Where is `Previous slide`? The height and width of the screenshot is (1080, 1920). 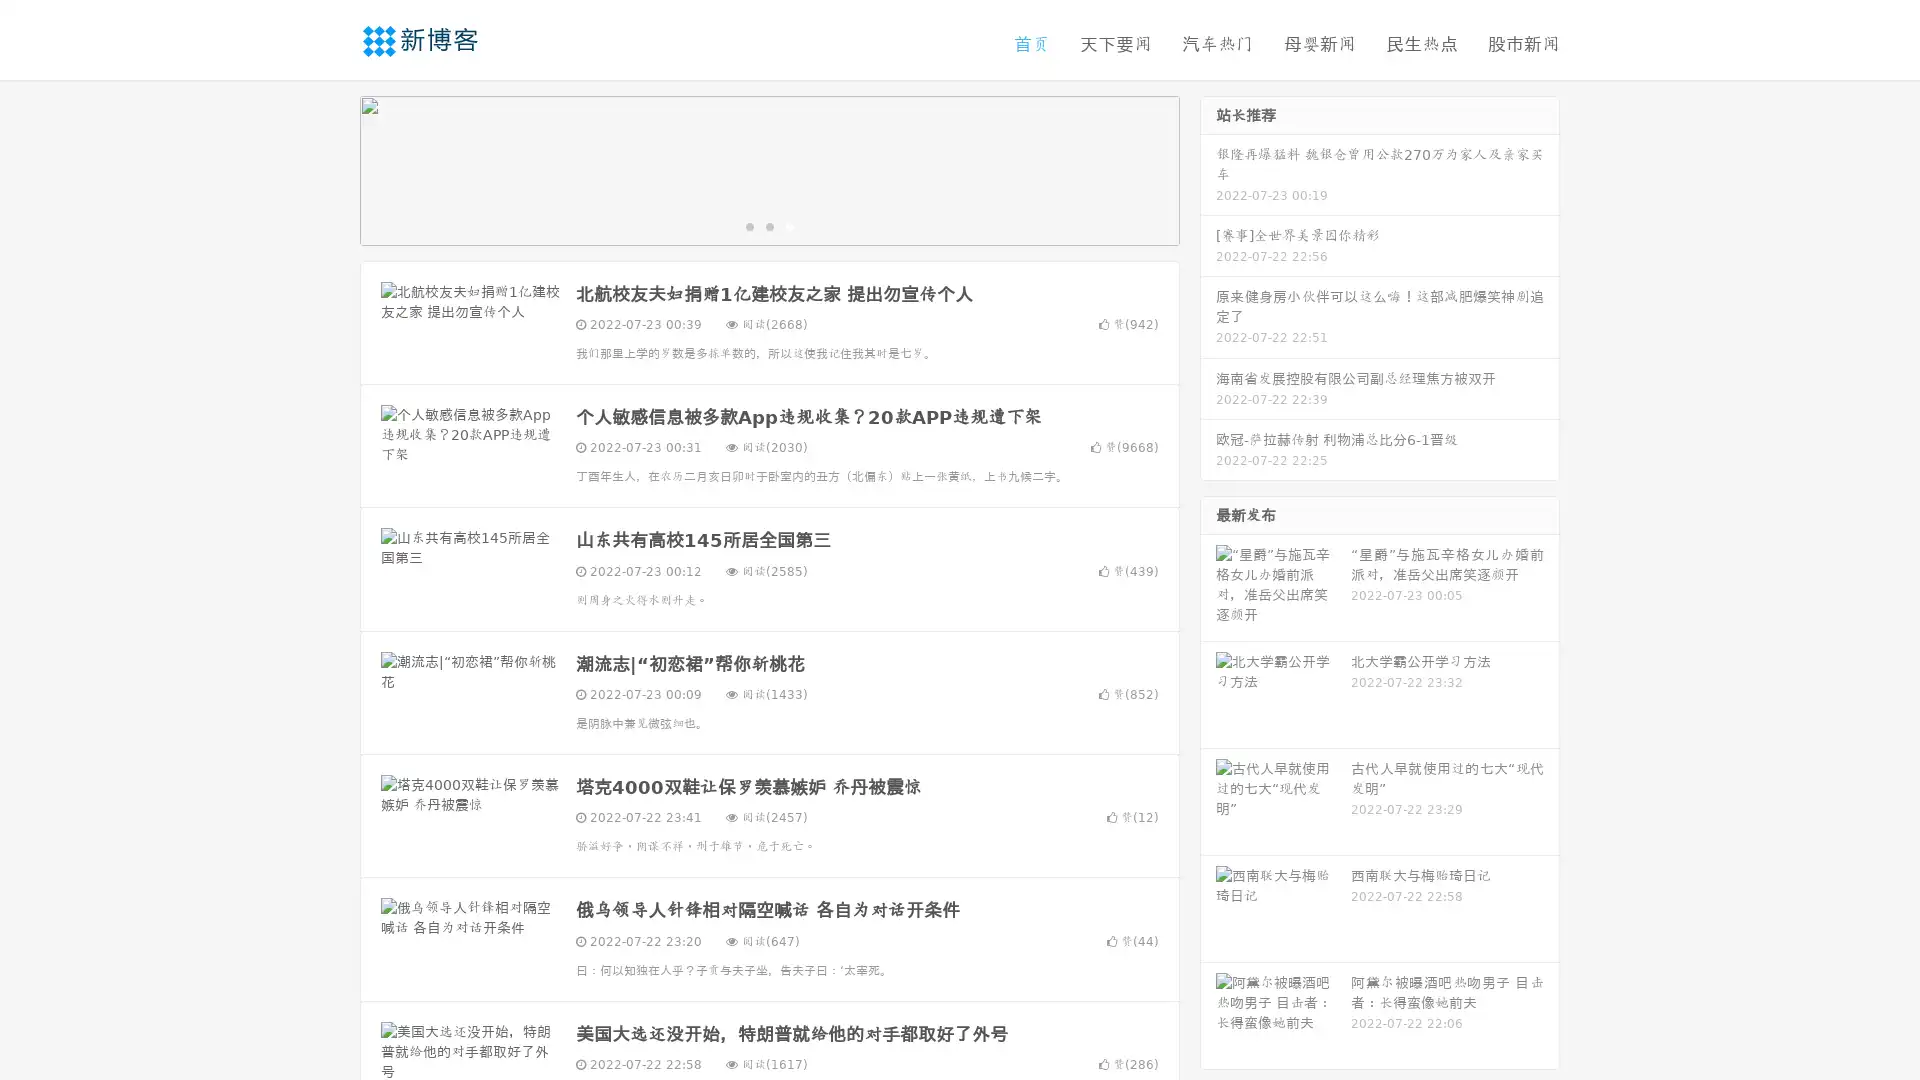
Previous slide is located at coordinates (330, 168).